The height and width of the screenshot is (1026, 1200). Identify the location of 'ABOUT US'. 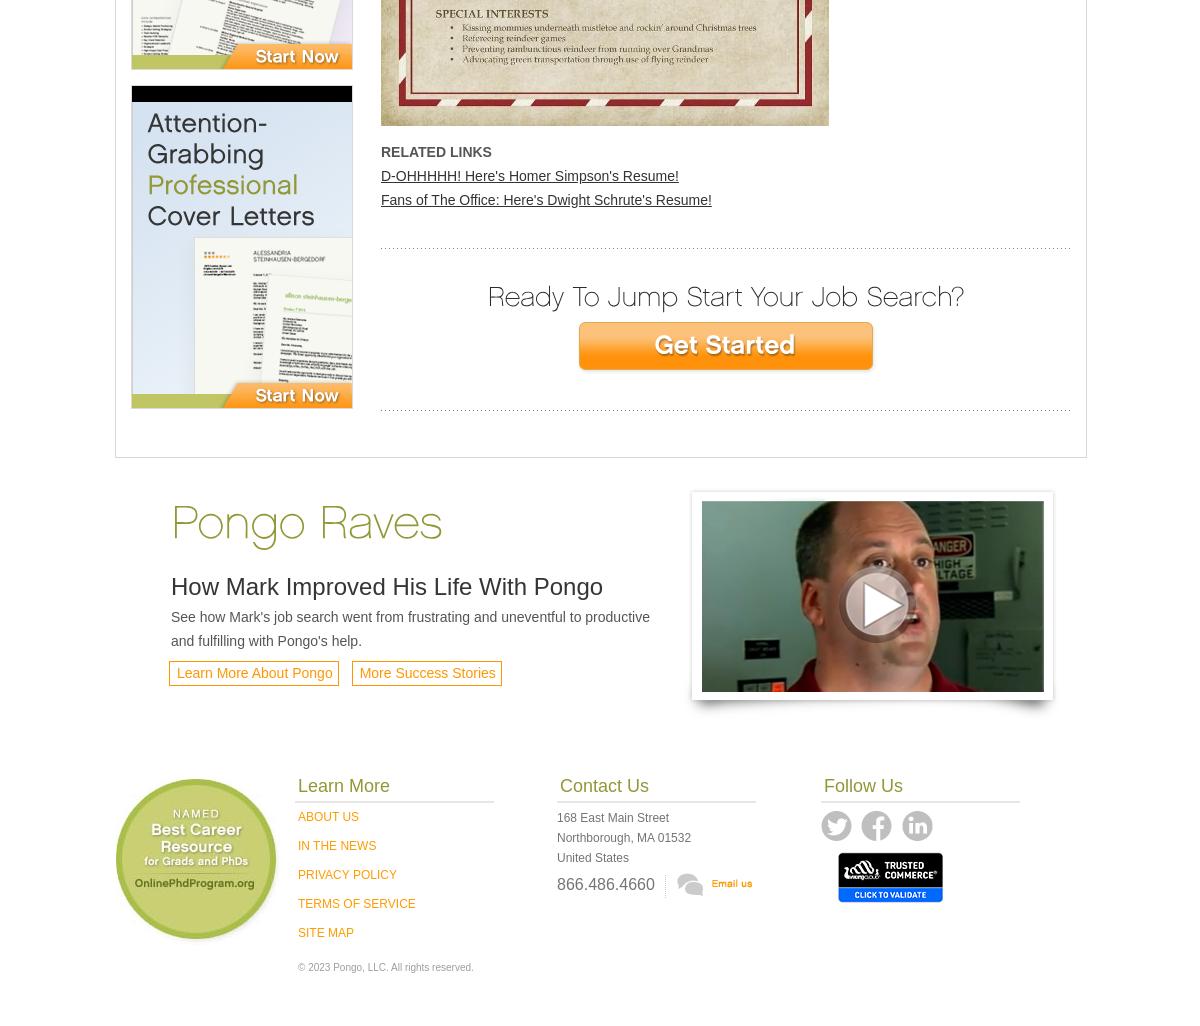
(328, 816).